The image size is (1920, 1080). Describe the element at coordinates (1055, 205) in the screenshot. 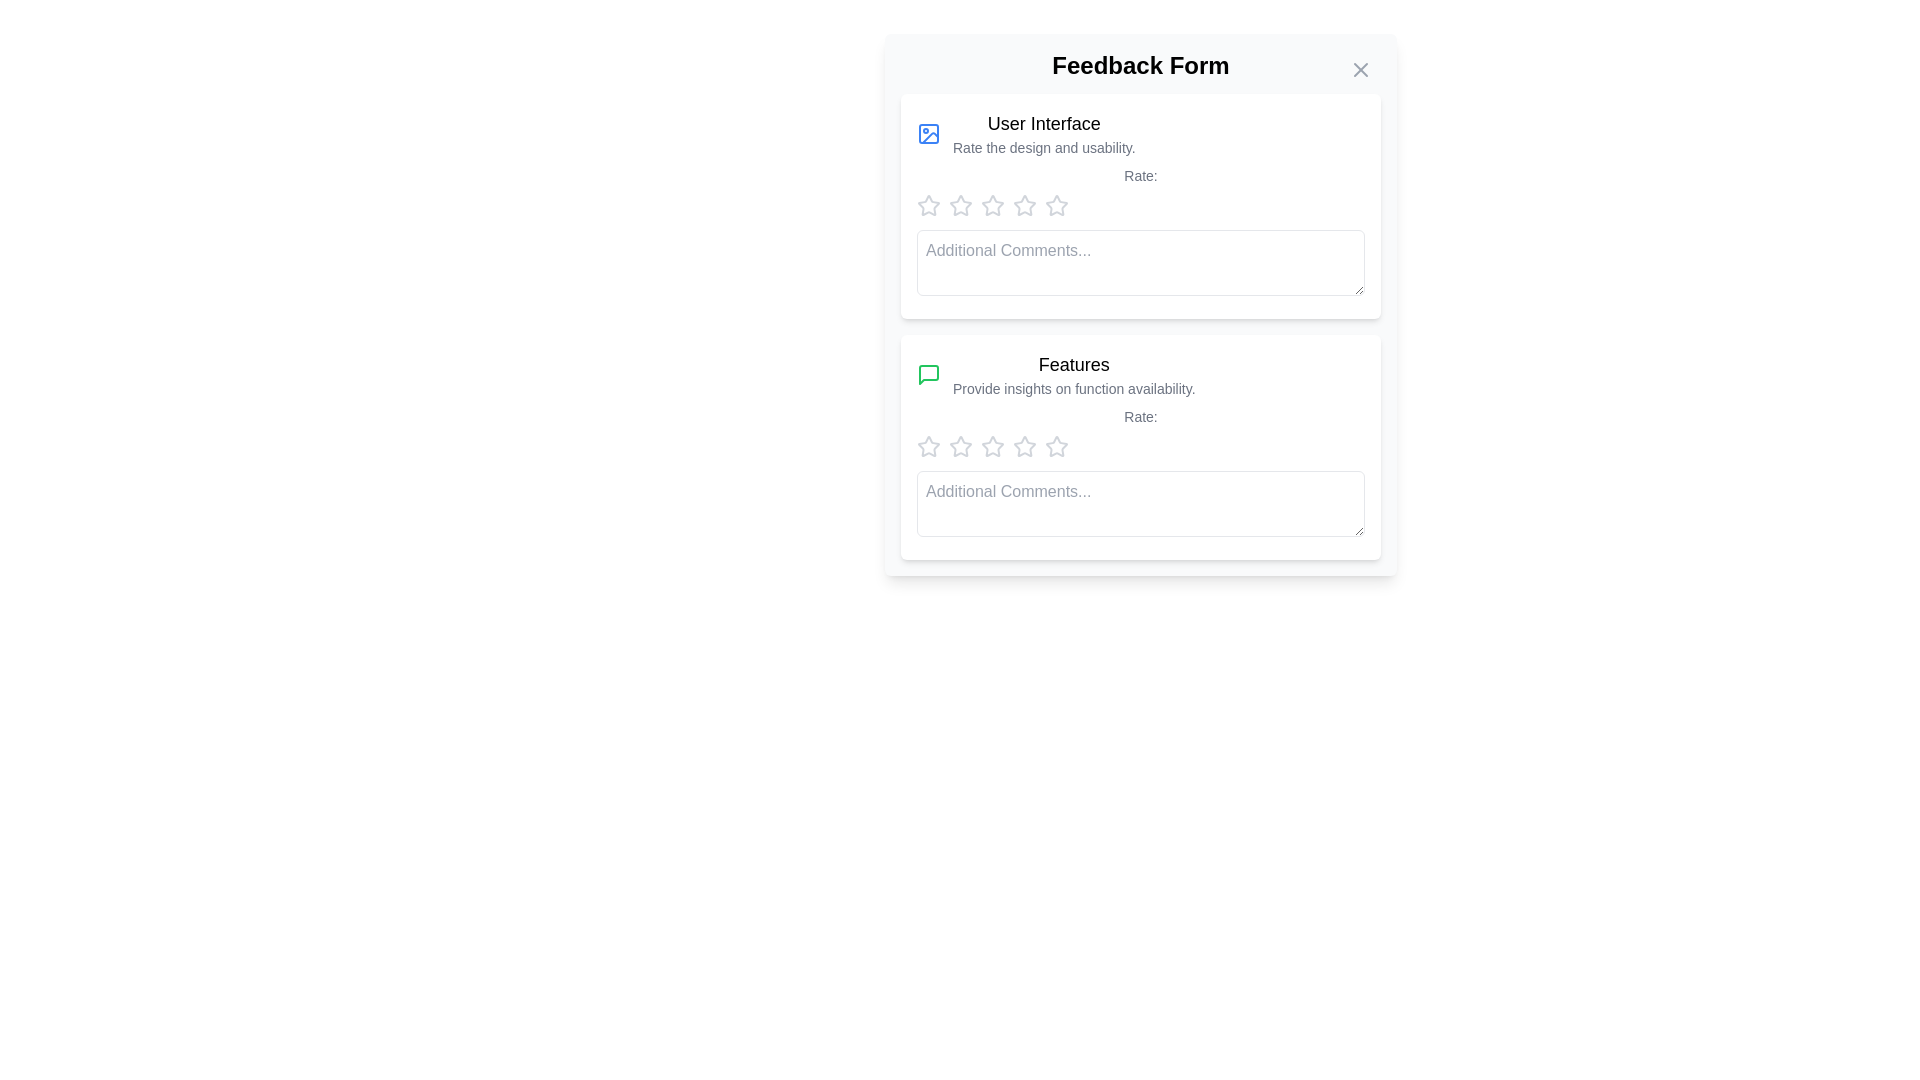

I see `the fourth star icon in the User Interface feedback section` at that location.